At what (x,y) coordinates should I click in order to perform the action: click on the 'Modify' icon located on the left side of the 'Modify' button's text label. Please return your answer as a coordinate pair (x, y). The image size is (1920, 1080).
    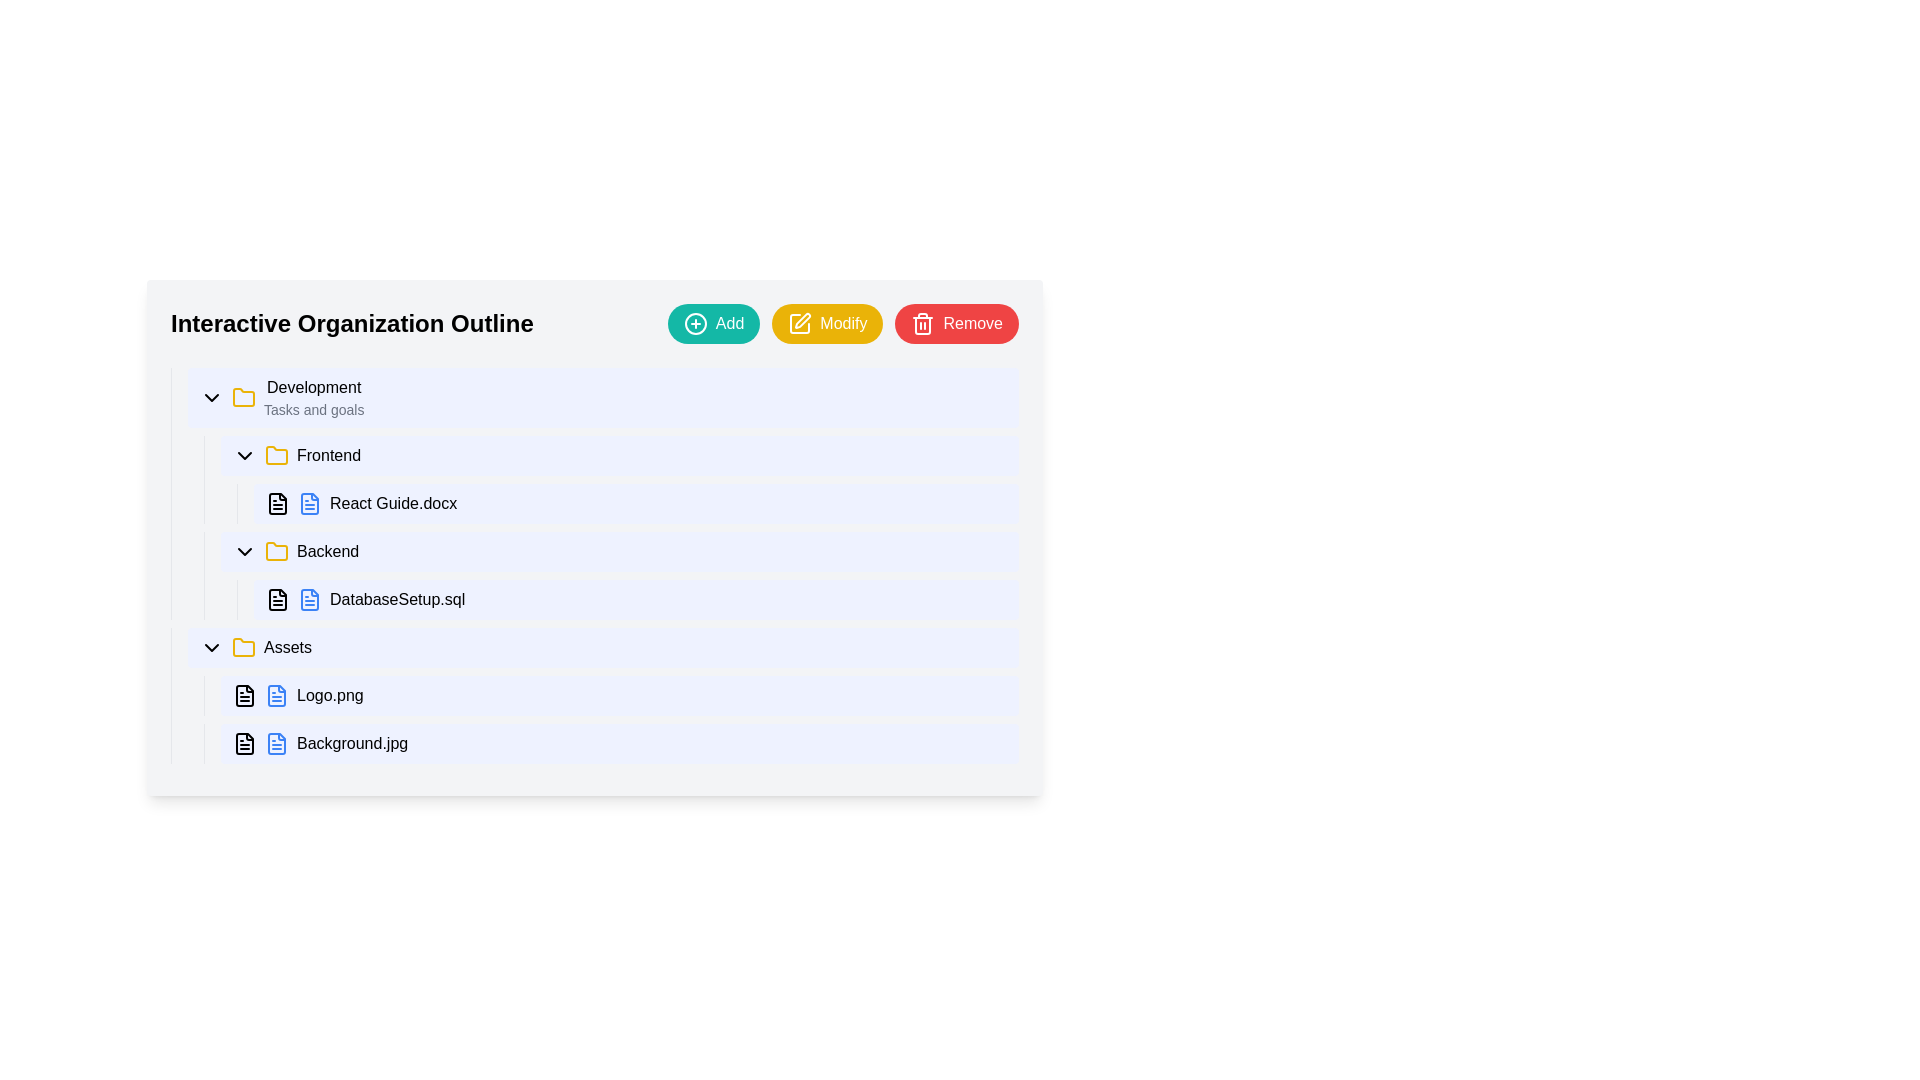
    Looking at the image, I should click on (800, 323).